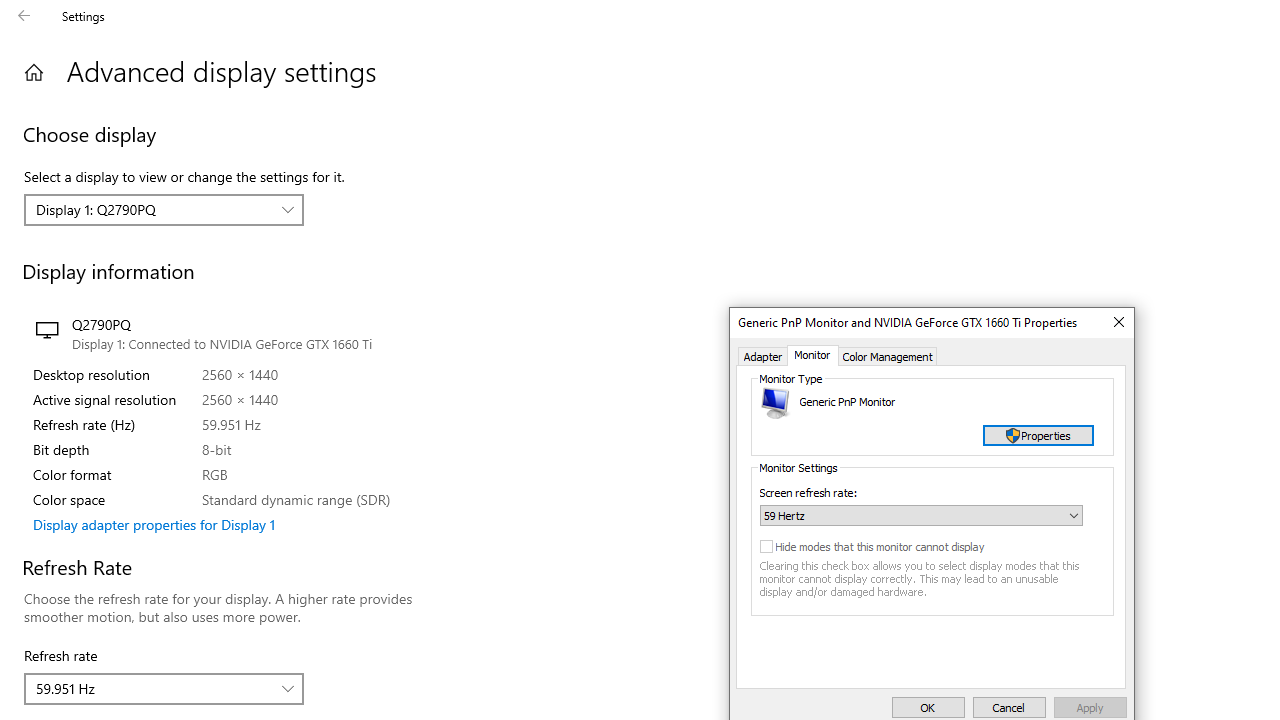 The height and width of the screenshot is (720, 1280). I want to click on 'Close', so click(1117, 321).